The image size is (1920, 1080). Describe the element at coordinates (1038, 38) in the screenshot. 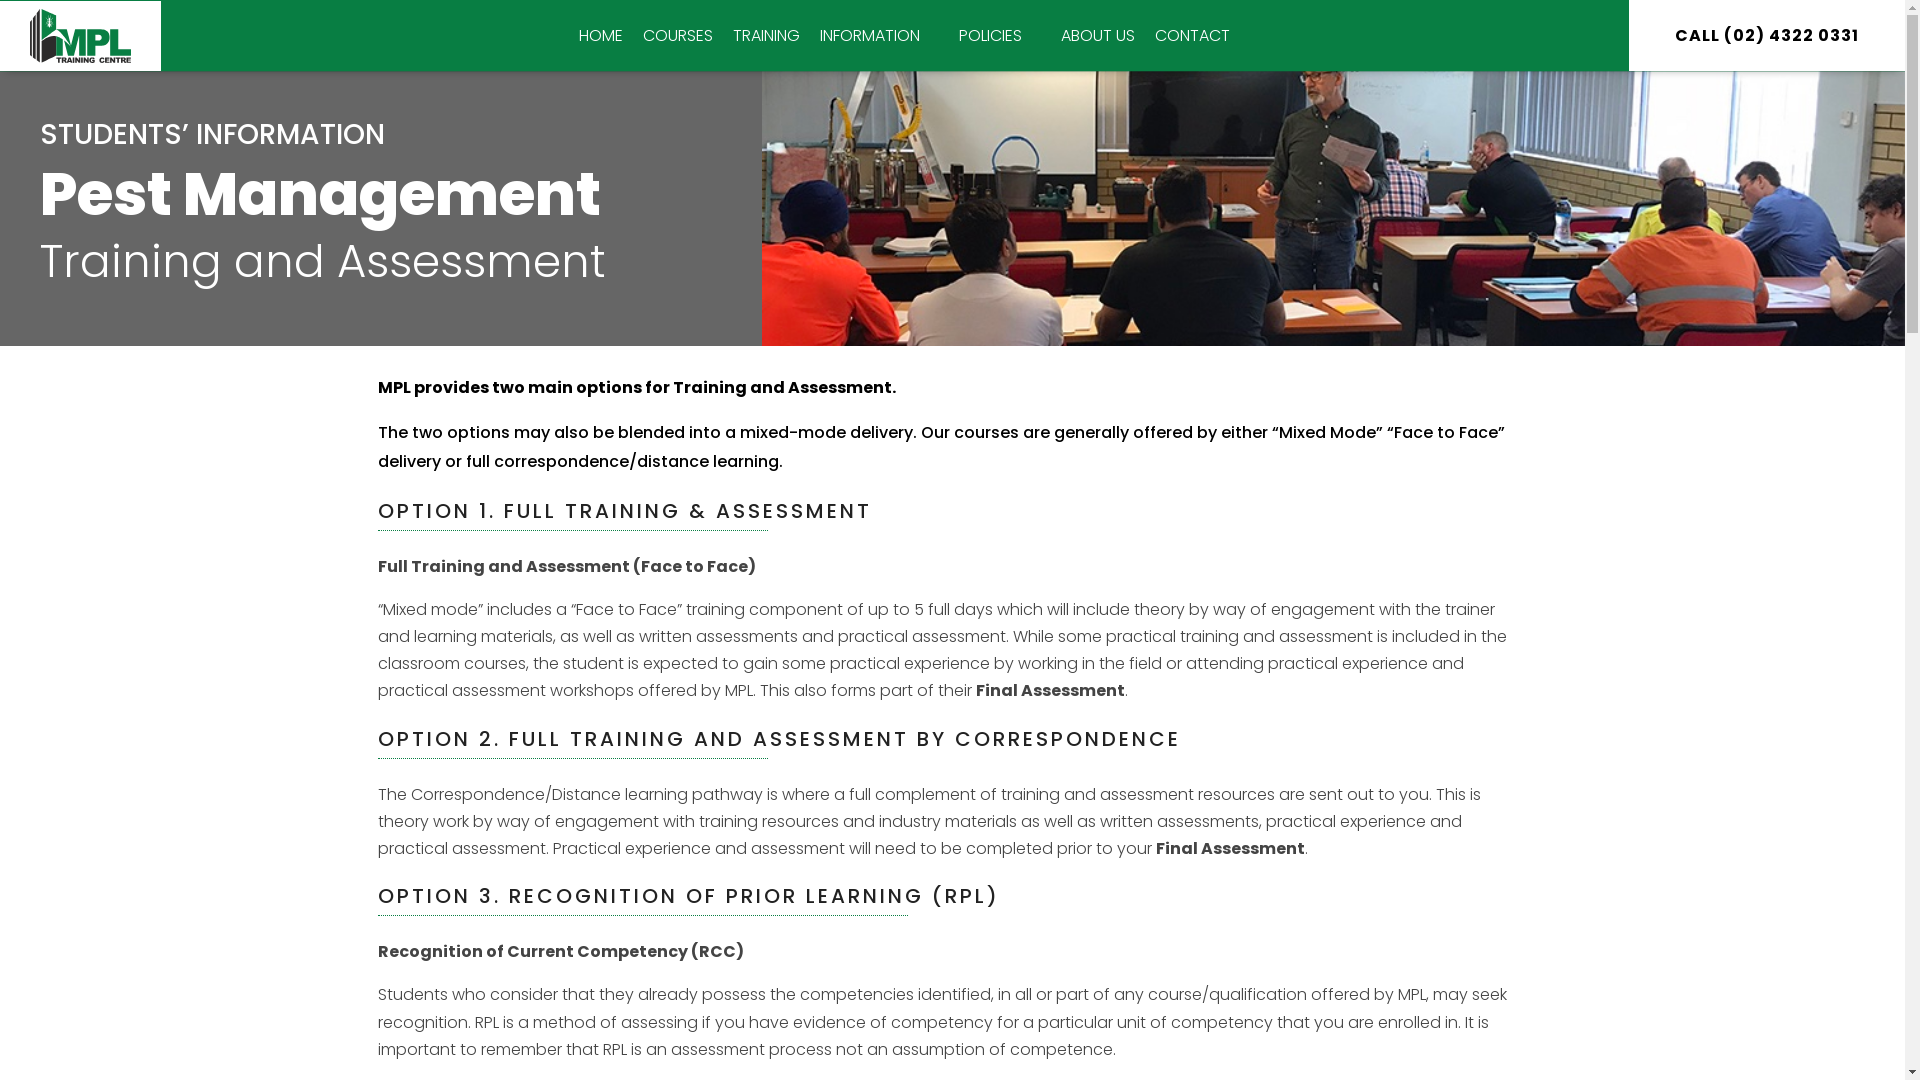

I see `'MORE INFO'` at that location.